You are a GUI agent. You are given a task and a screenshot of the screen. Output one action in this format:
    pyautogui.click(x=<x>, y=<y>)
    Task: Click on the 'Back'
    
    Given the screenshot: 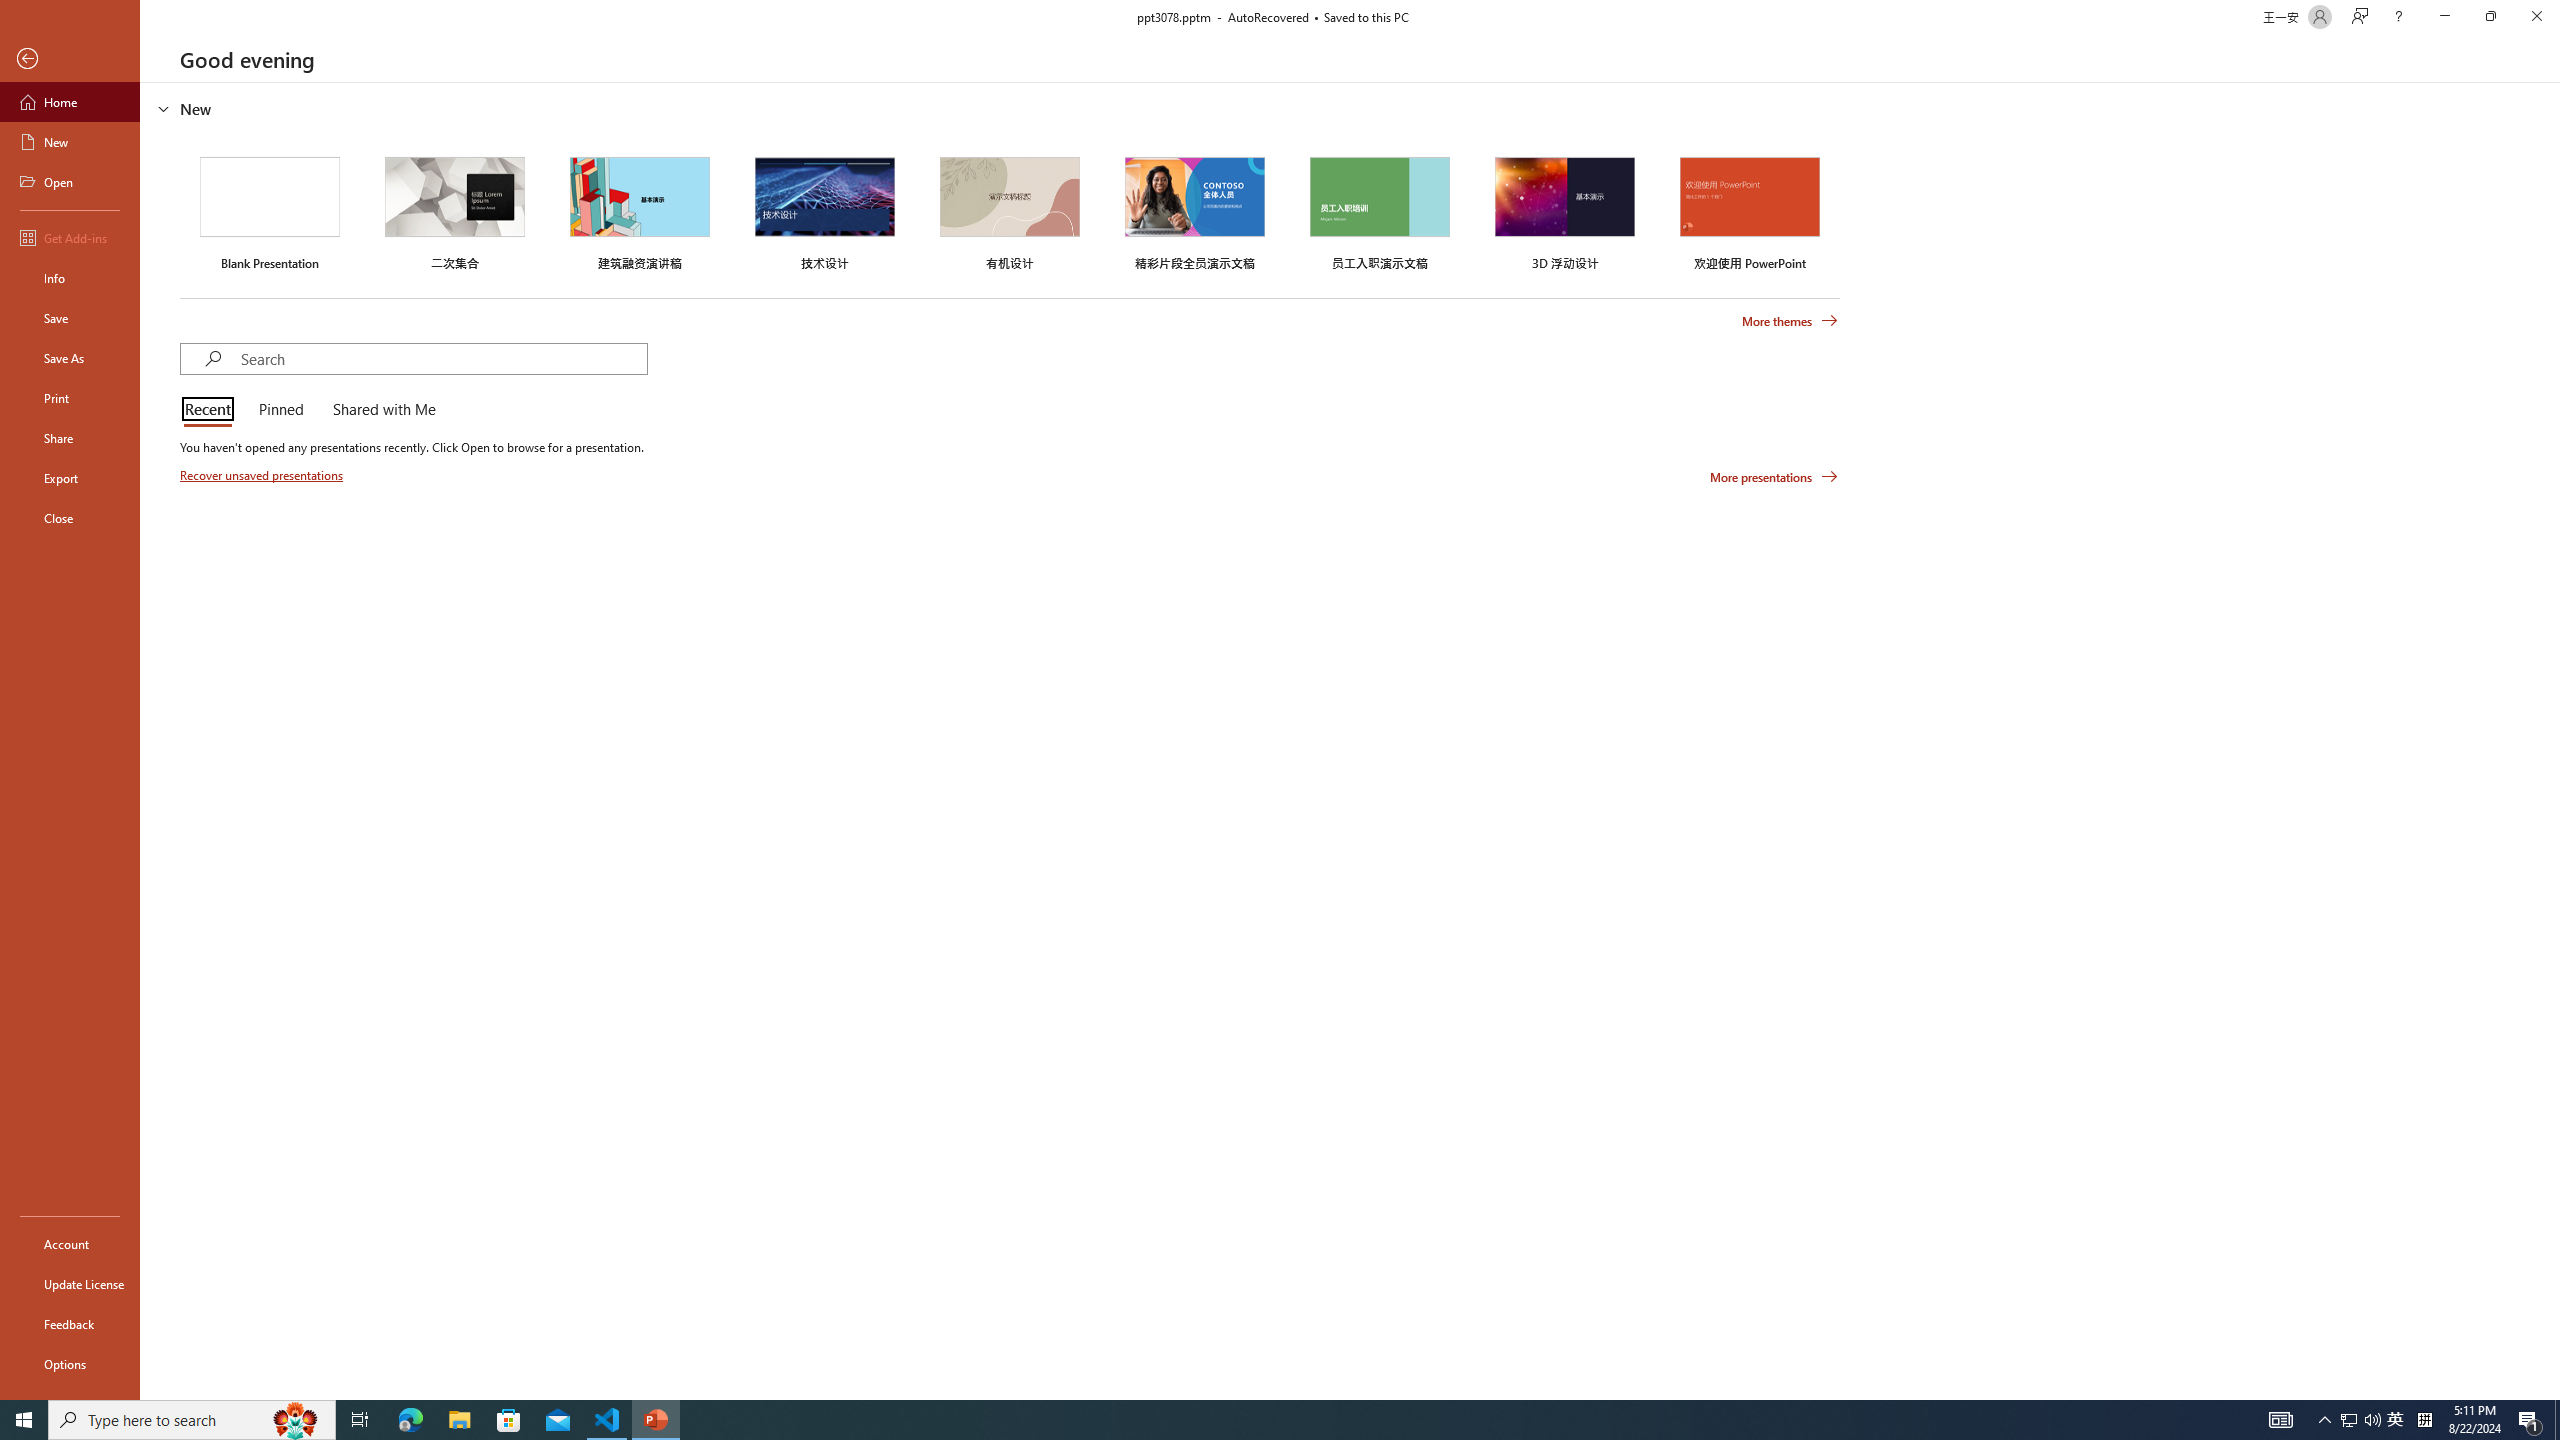 What is the action you would take?
    pyautogui.click(x=69, y=58)
    